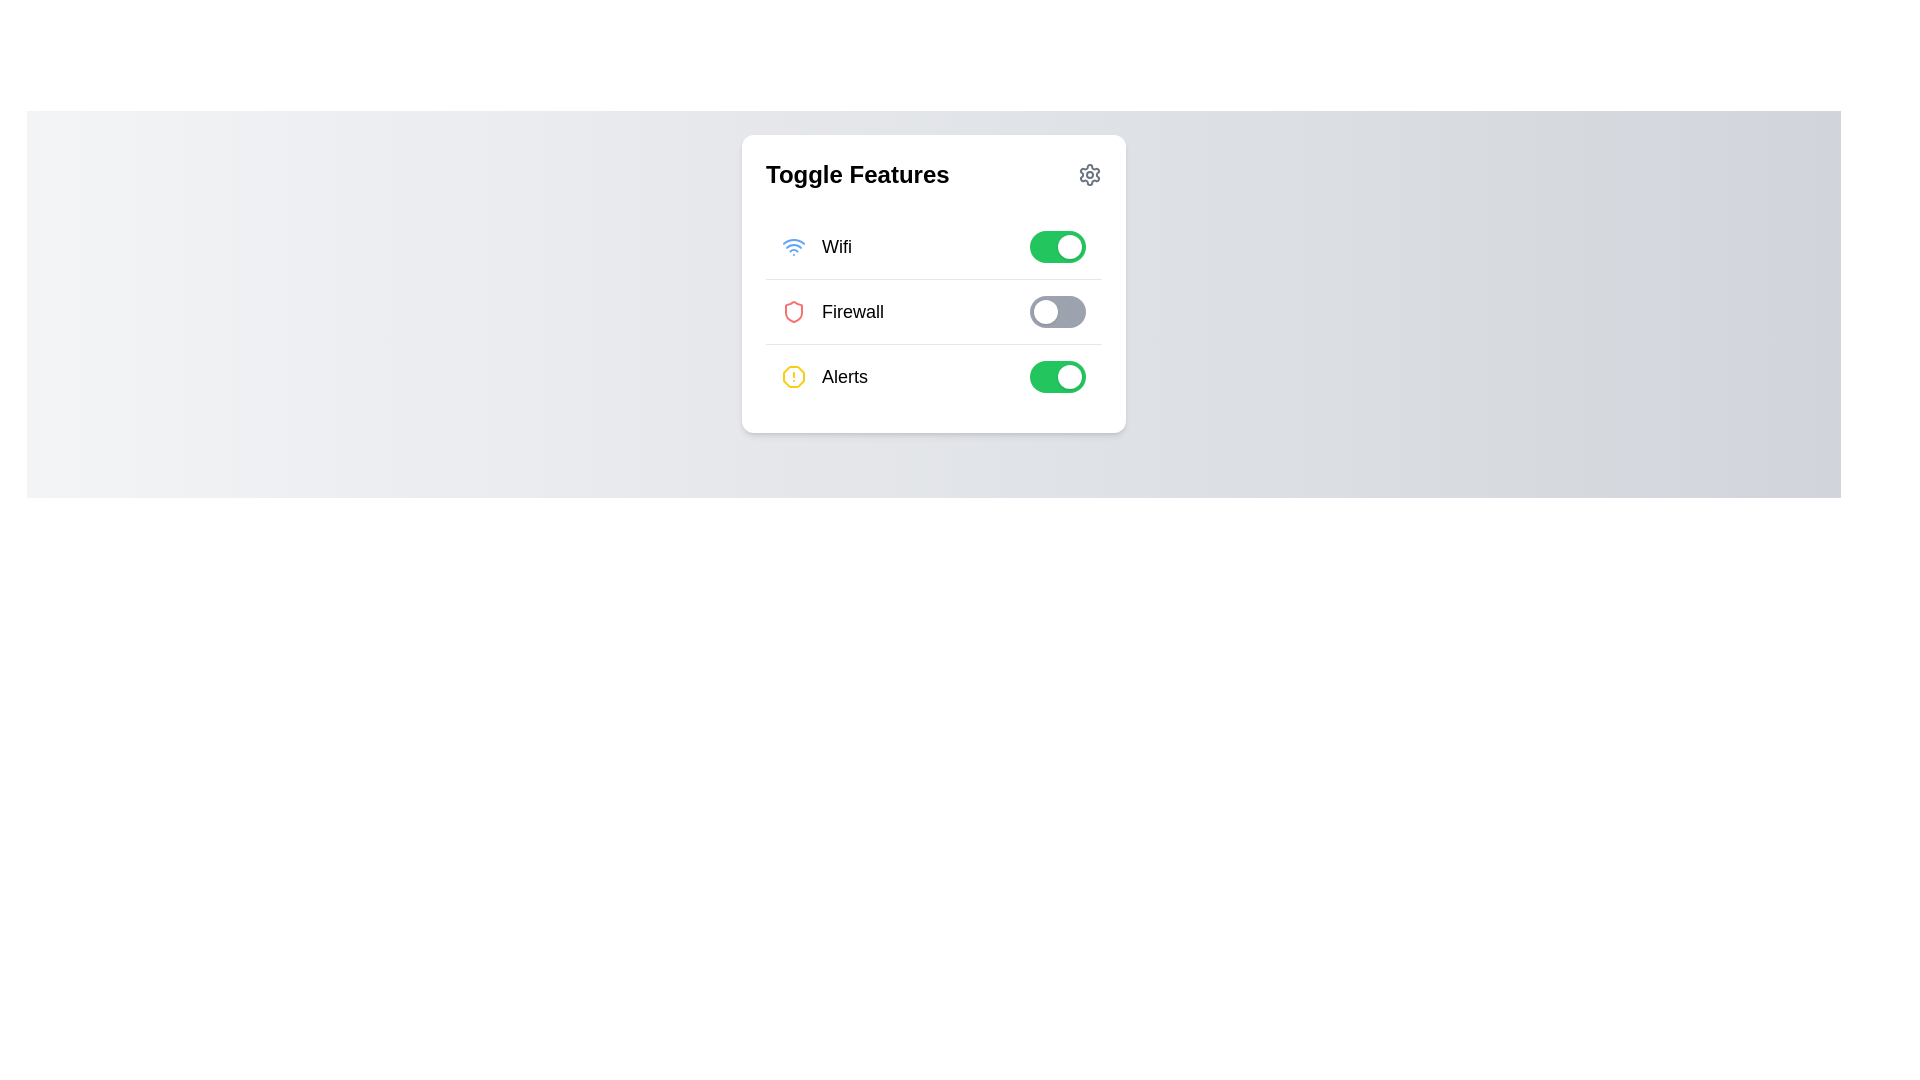 This screenshot has height=1080, width=1920. What do you see at coordinates (844, 377) in the screenshot?
I see `the 'Alerts' text label that indicates the purpose of the adjacent toggle switch for alerts, located in the third row of options in the toggle feature panel` at bounding box center [844, 377].